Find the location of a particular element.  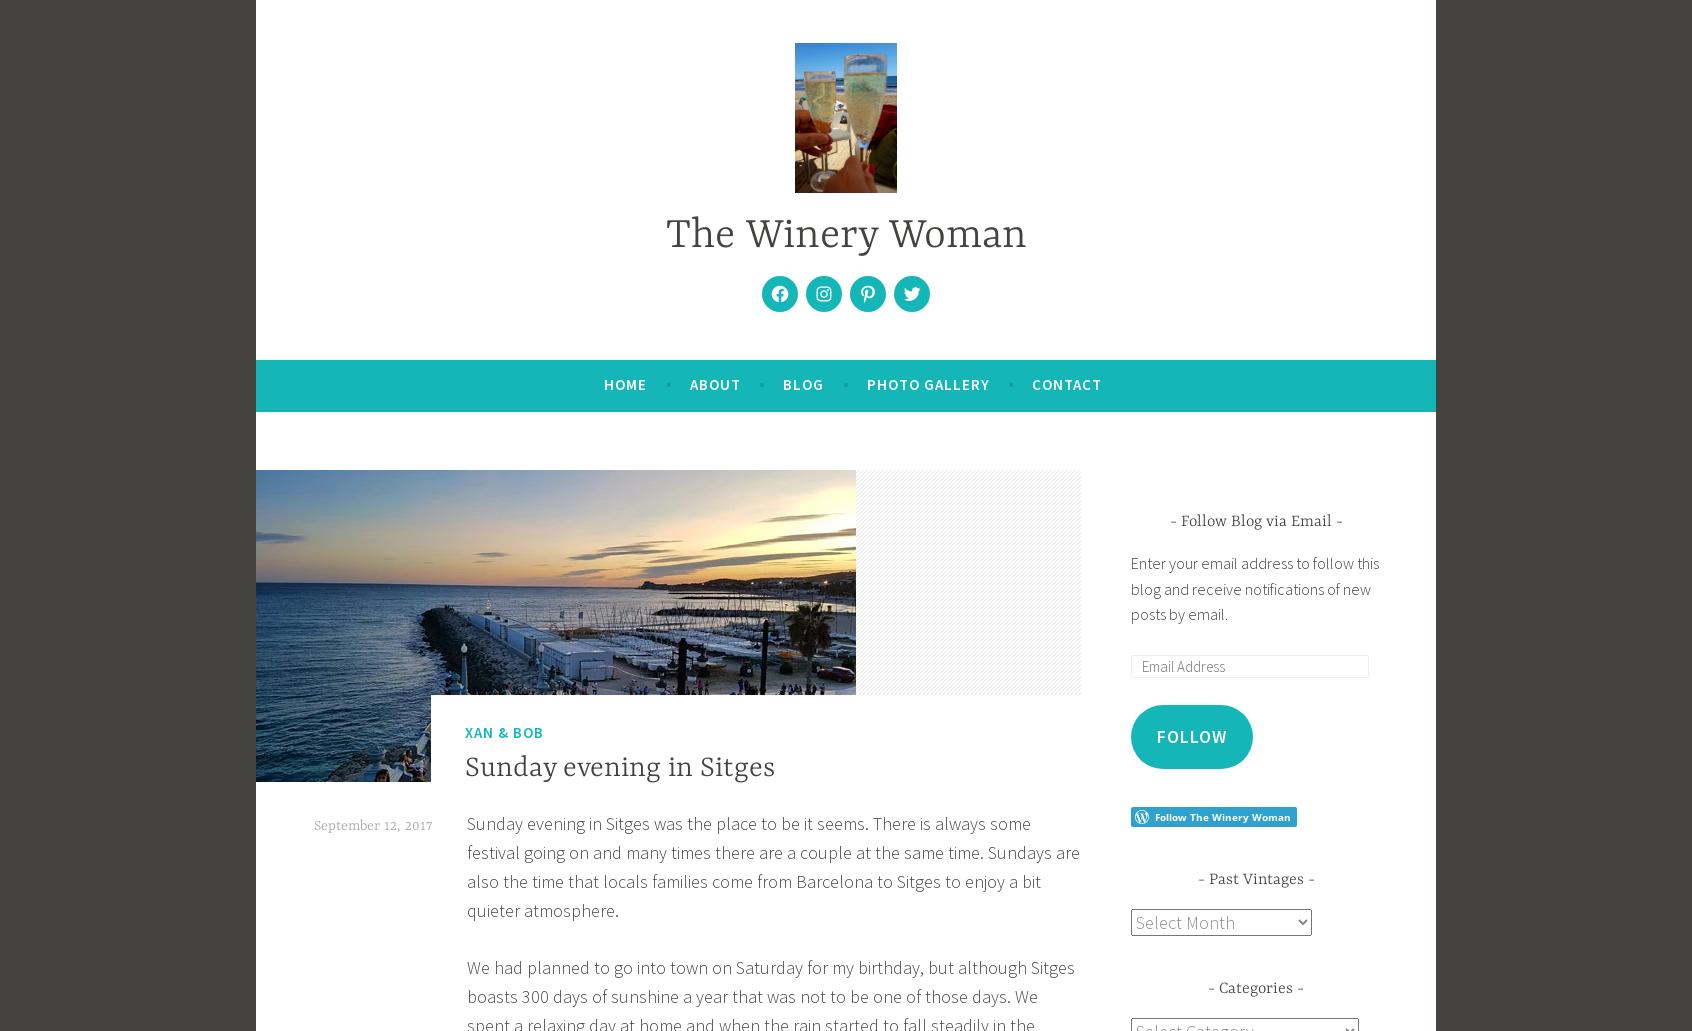

'Blog' is located at coordinates (803, 382).